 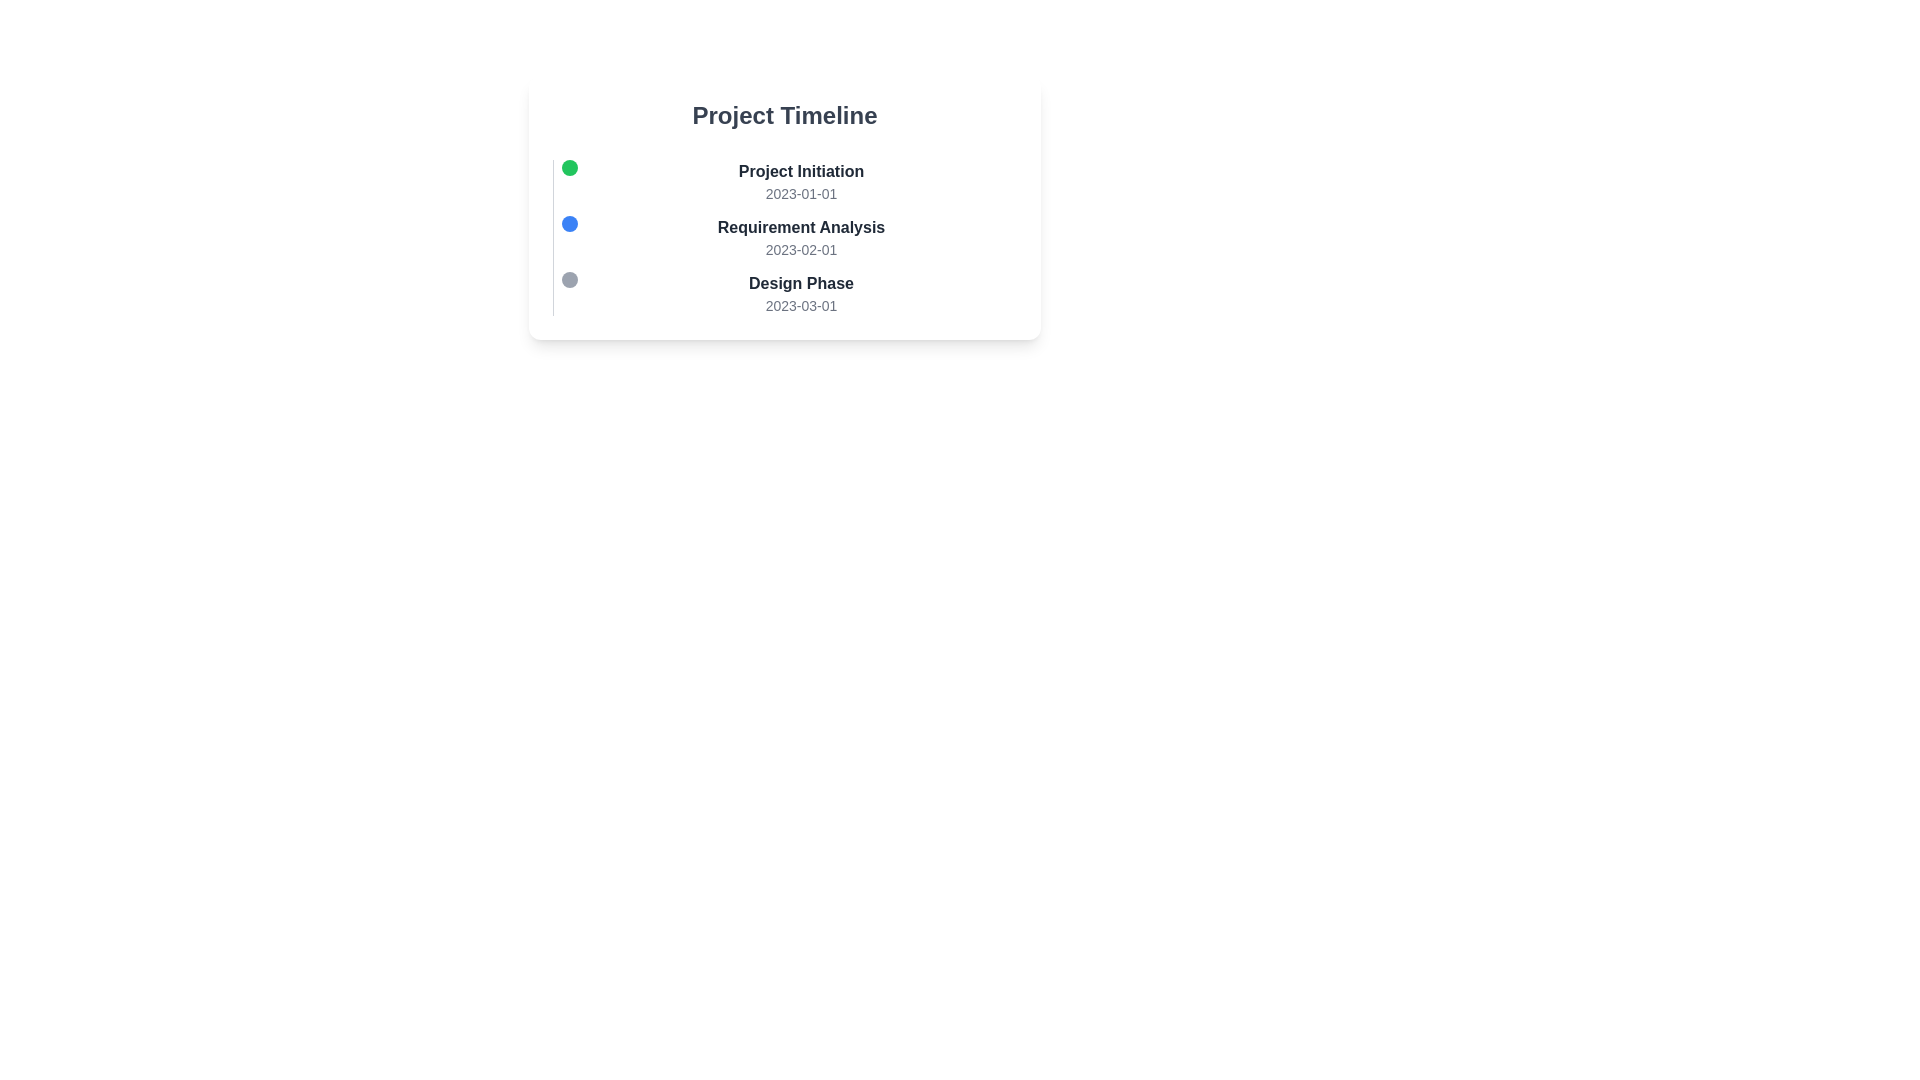 I want to click on the small circular gray marker located to the left of the 'Design Phase' label and the date '2023-03-01', so click(x=569, y=280).